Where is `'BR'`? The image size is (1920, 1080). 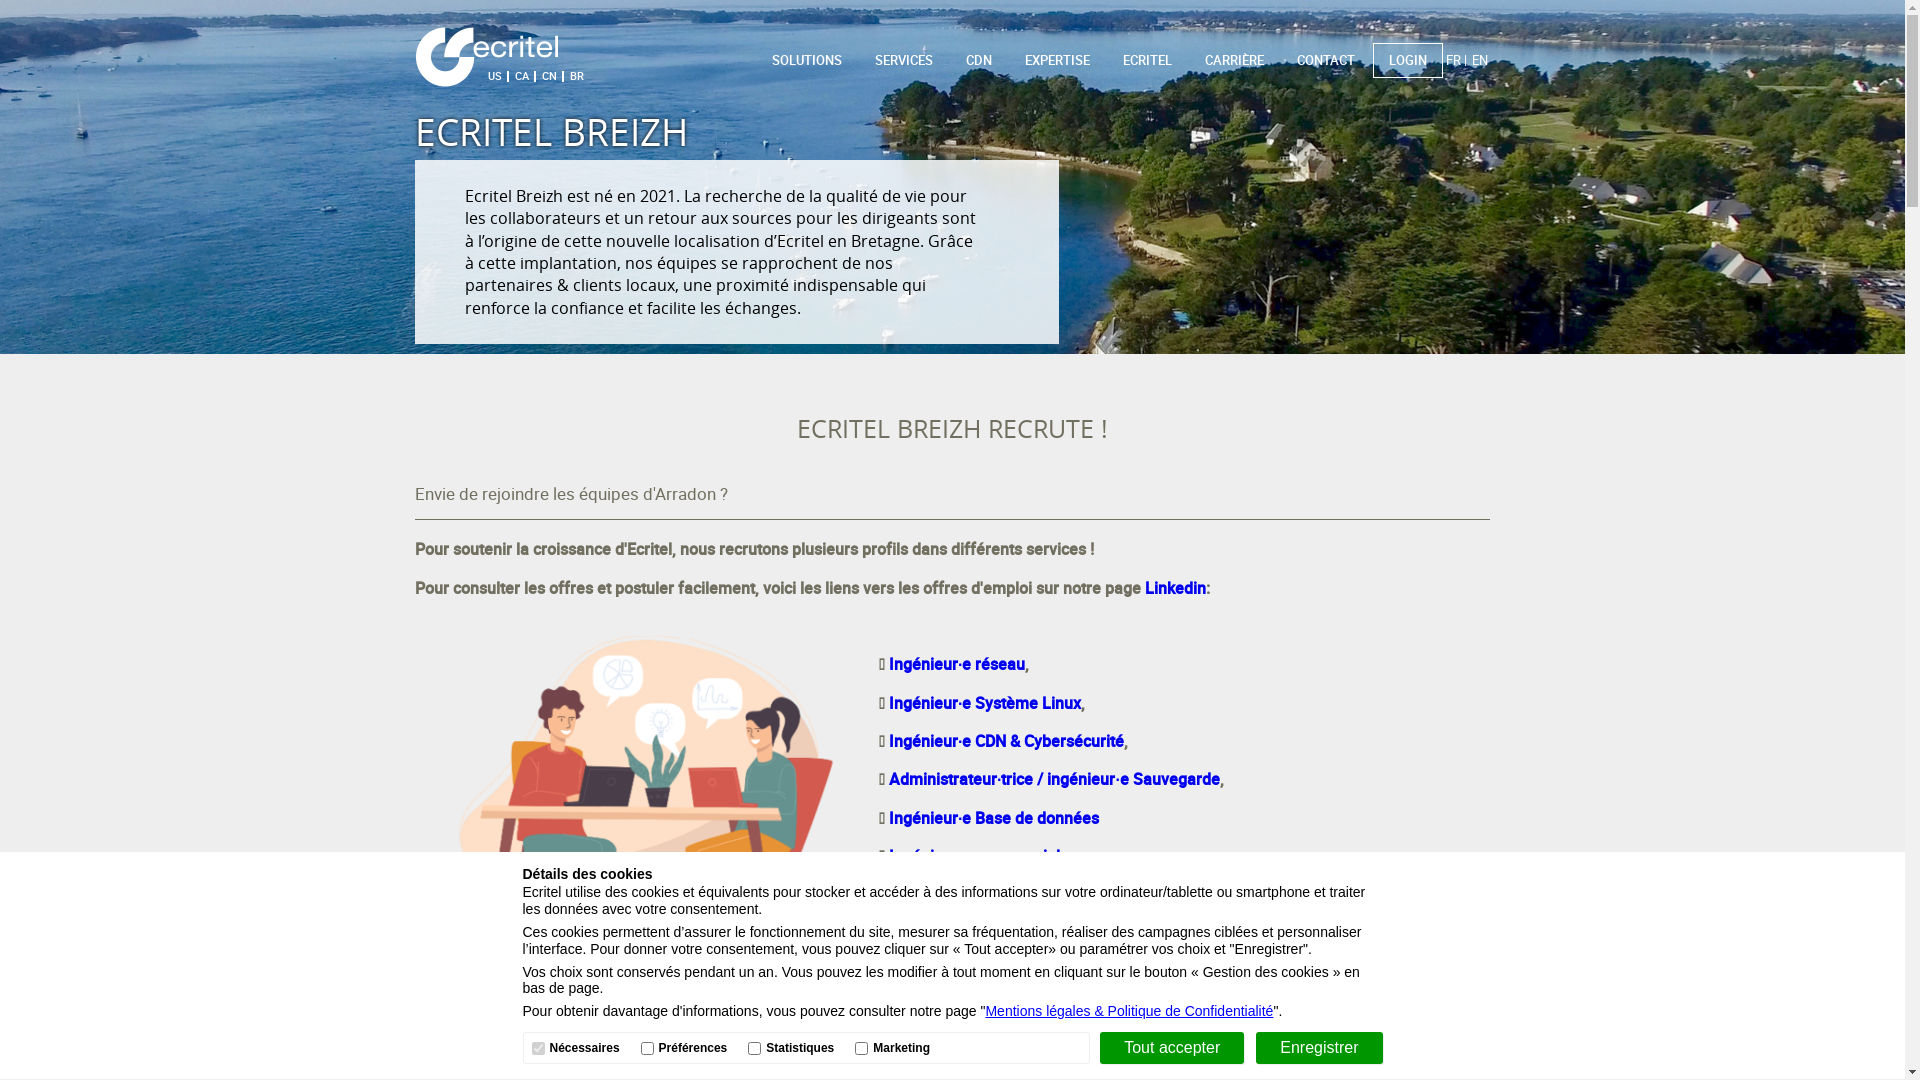
'BR' is located at coordinates (564, 75).